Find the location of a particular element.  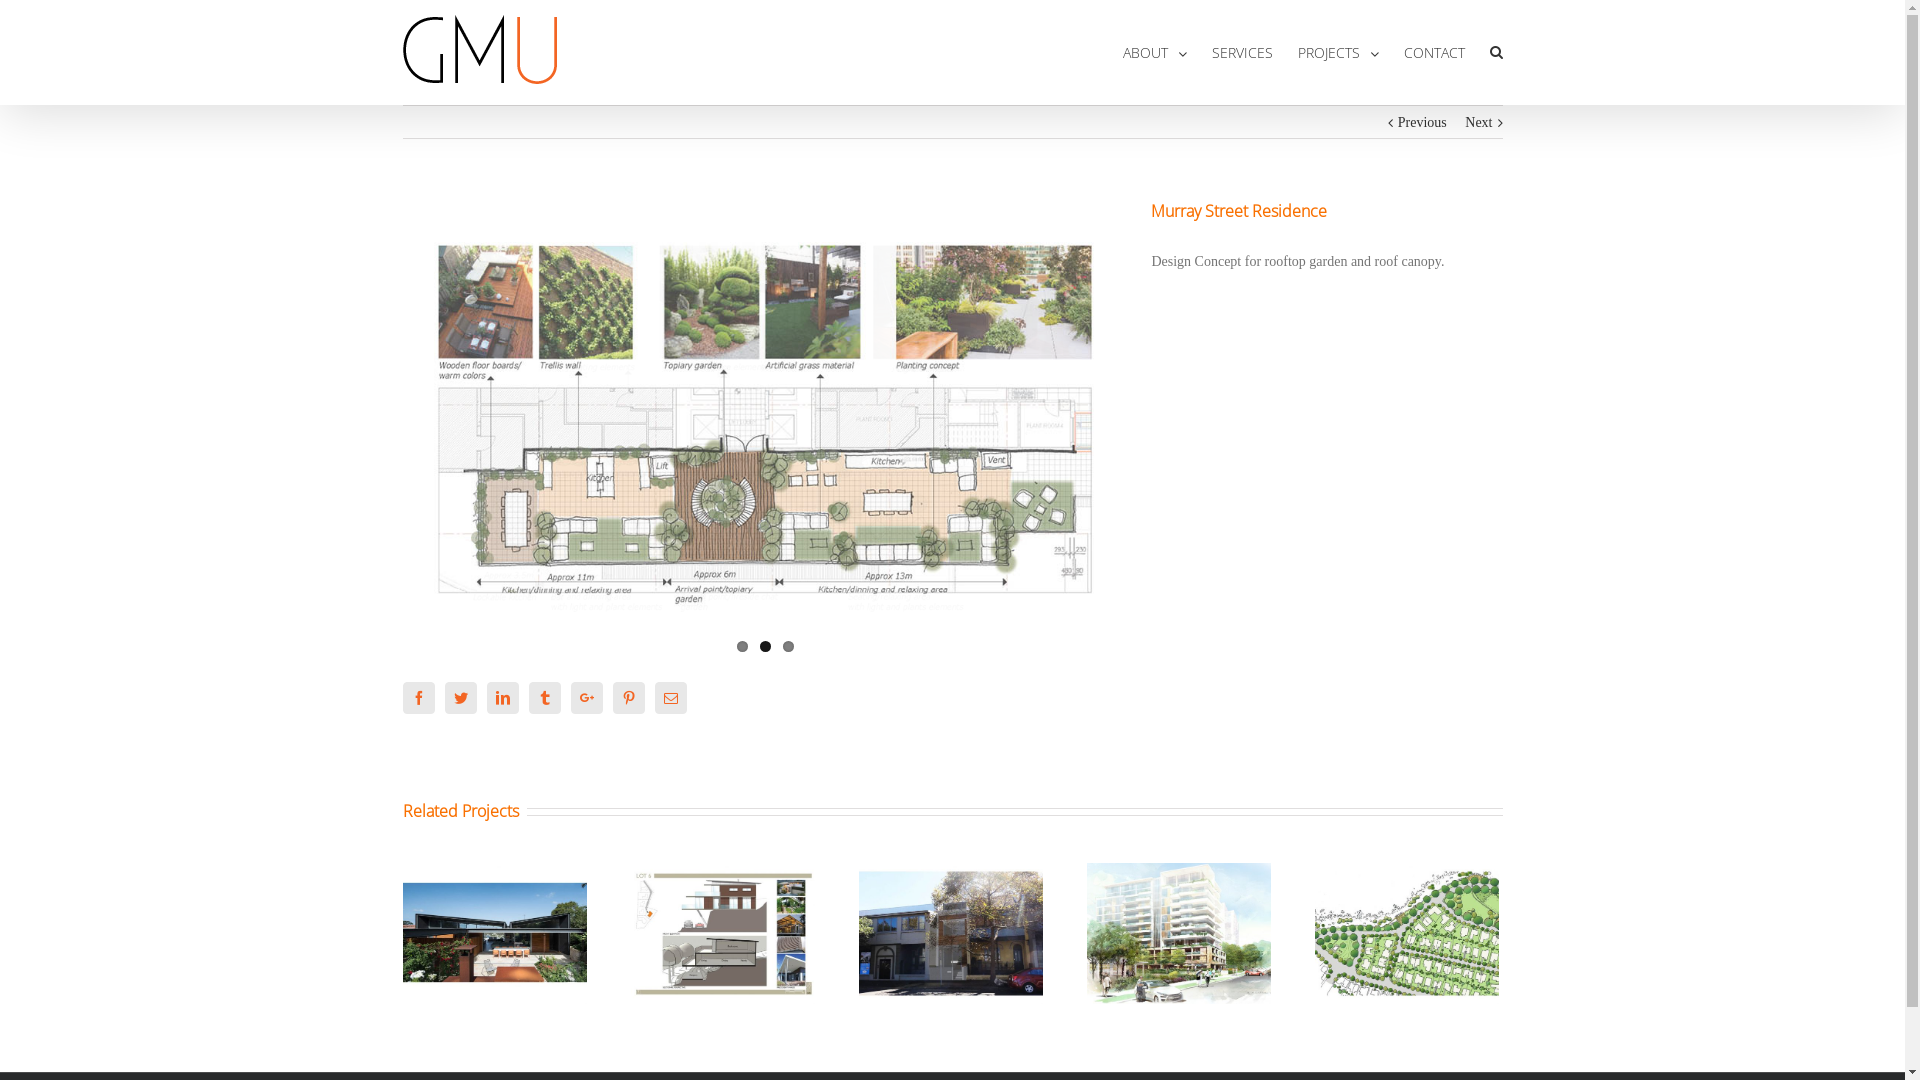

'1' is located at coordinates (741, 646).